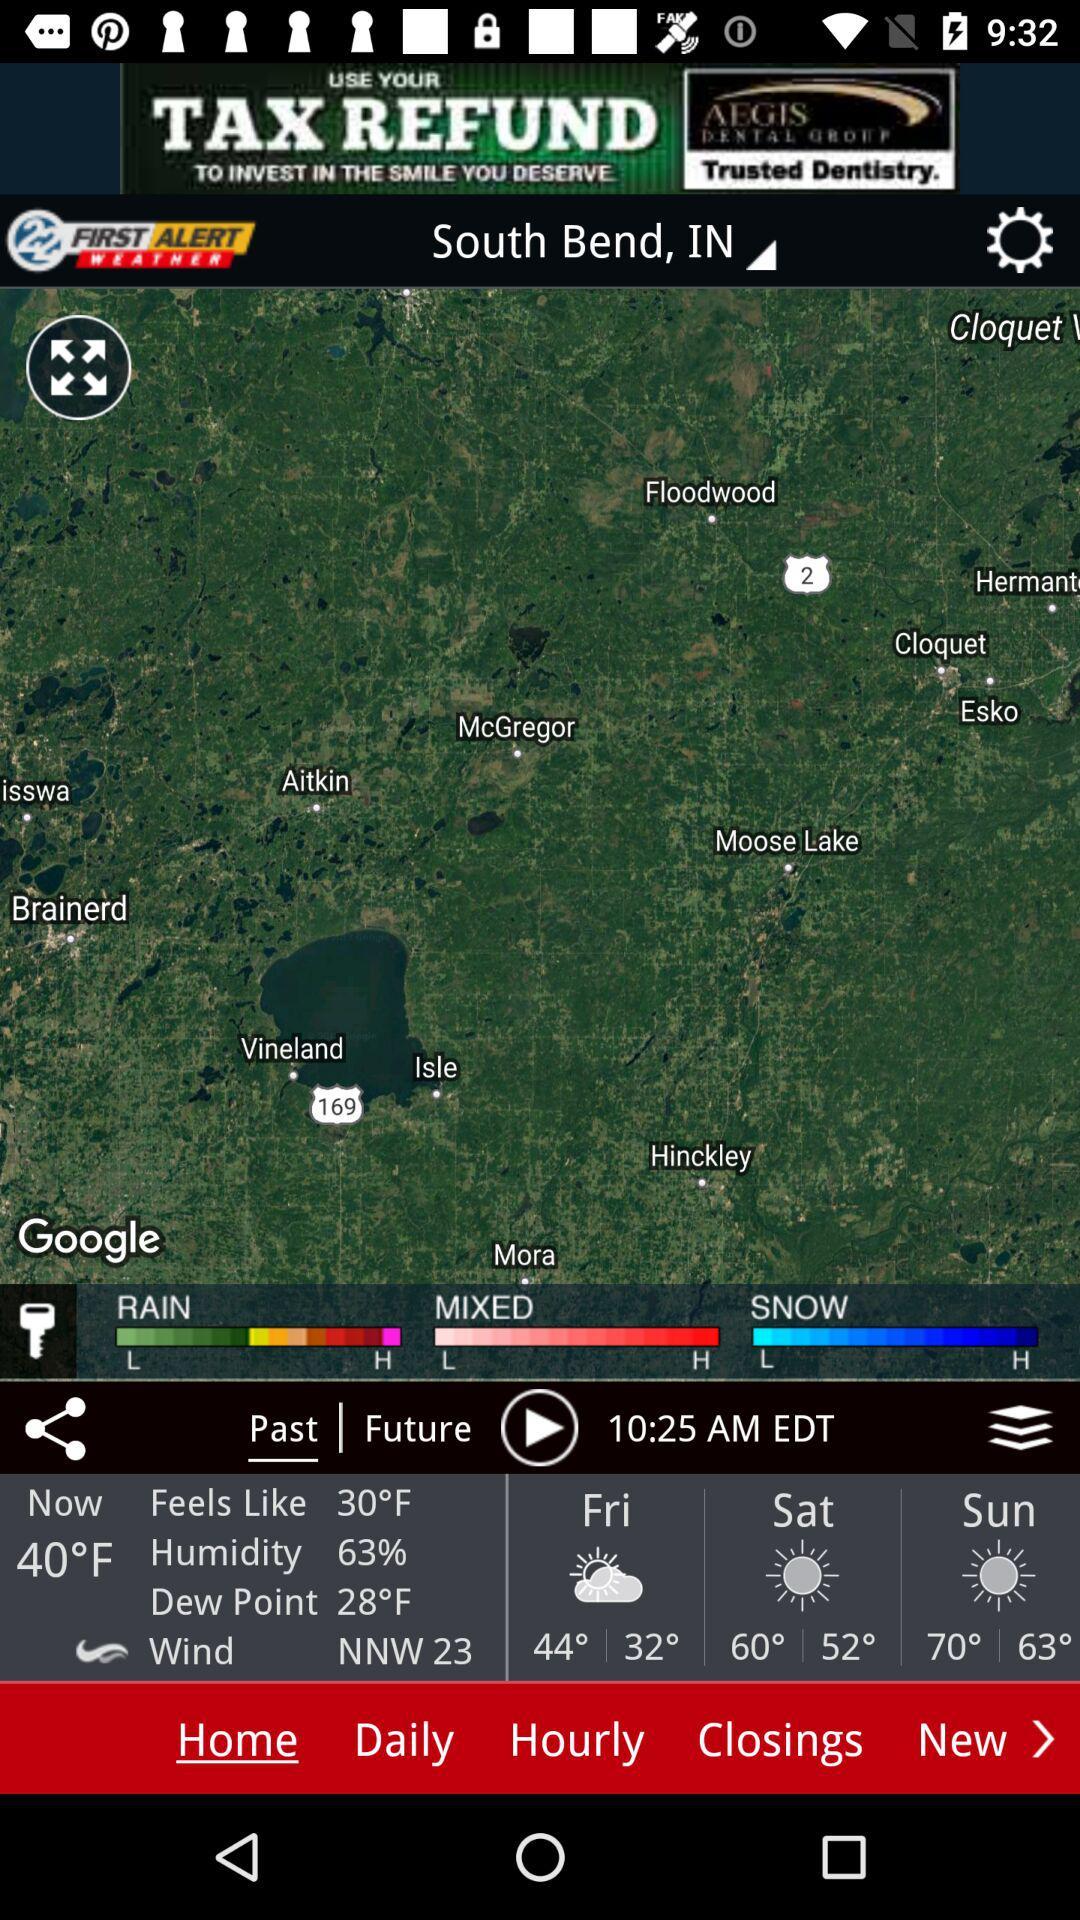 This screenshot has height=1920, width=1080. Describe the element at coordinates (538, 1426) in the screenshot. I see `option` at that location.